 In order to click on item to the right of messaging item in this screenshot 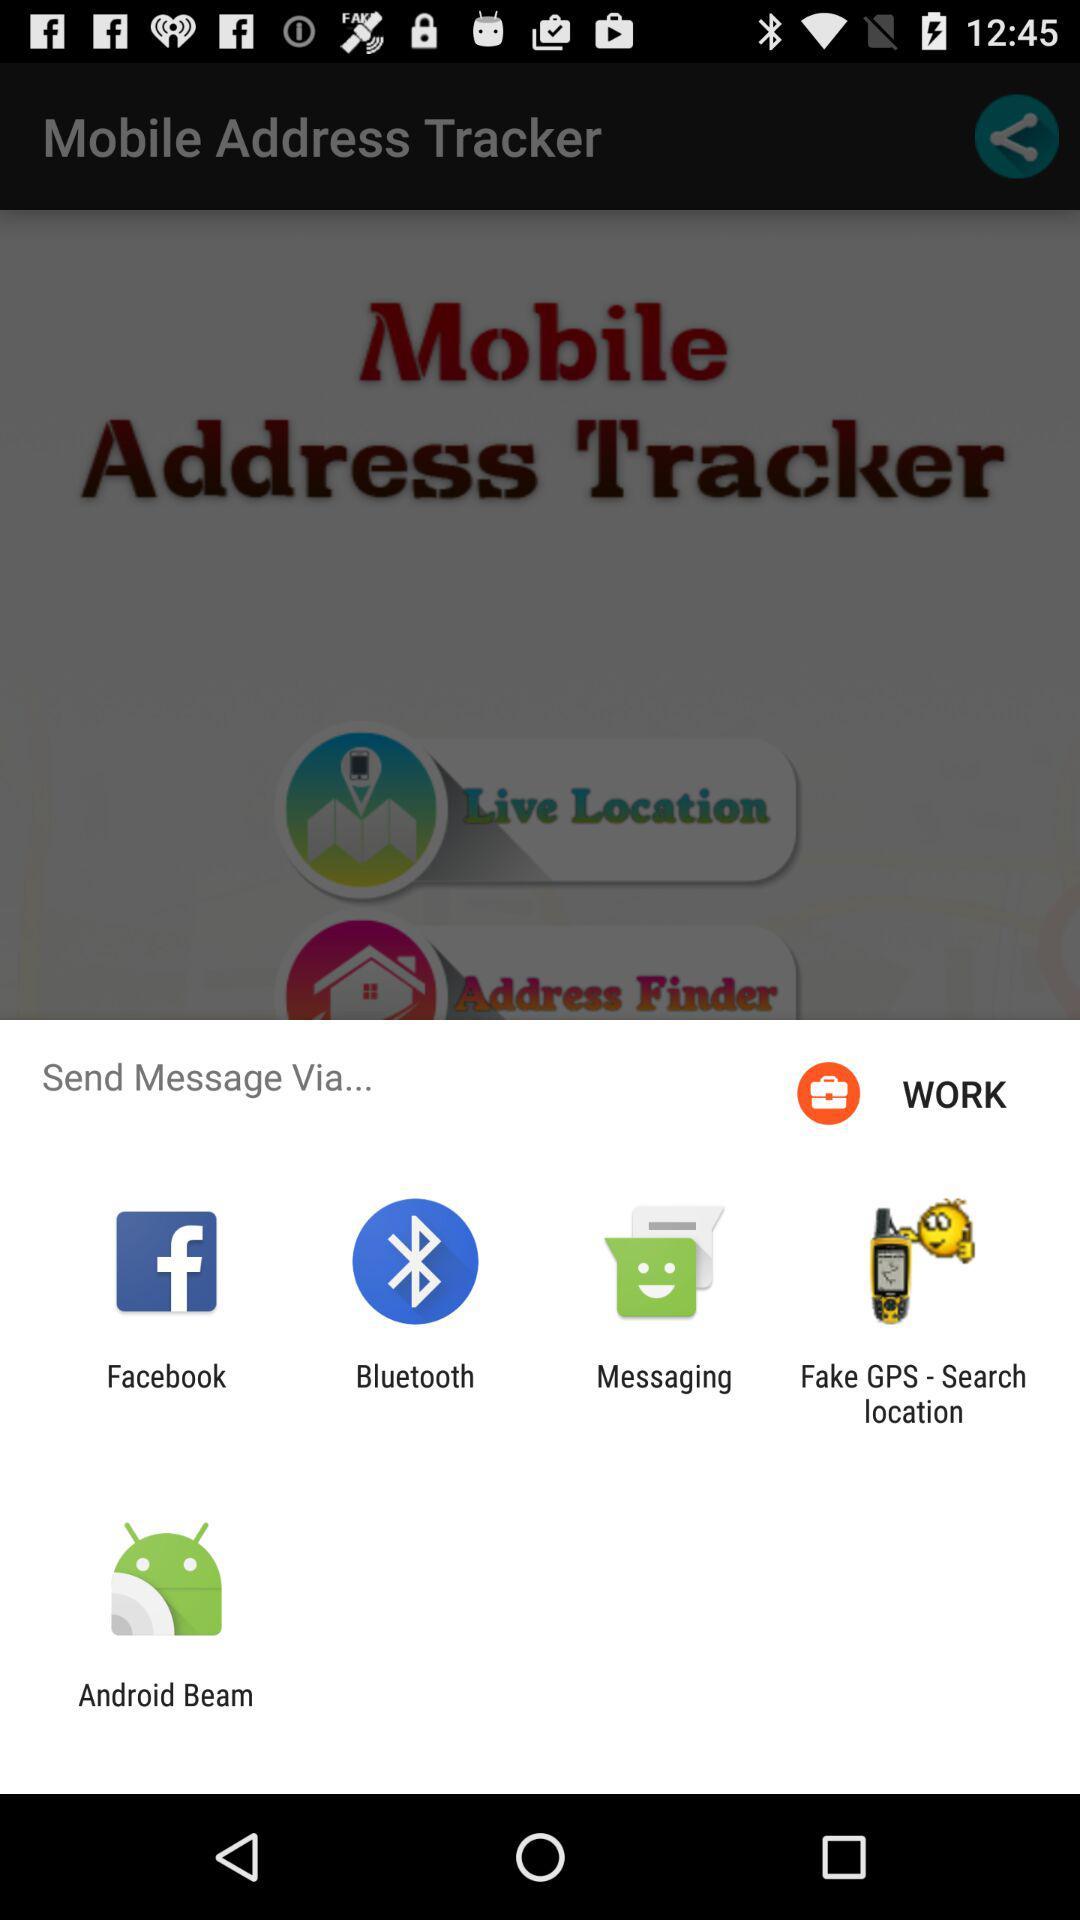, I will do `click(913, 1392)`.